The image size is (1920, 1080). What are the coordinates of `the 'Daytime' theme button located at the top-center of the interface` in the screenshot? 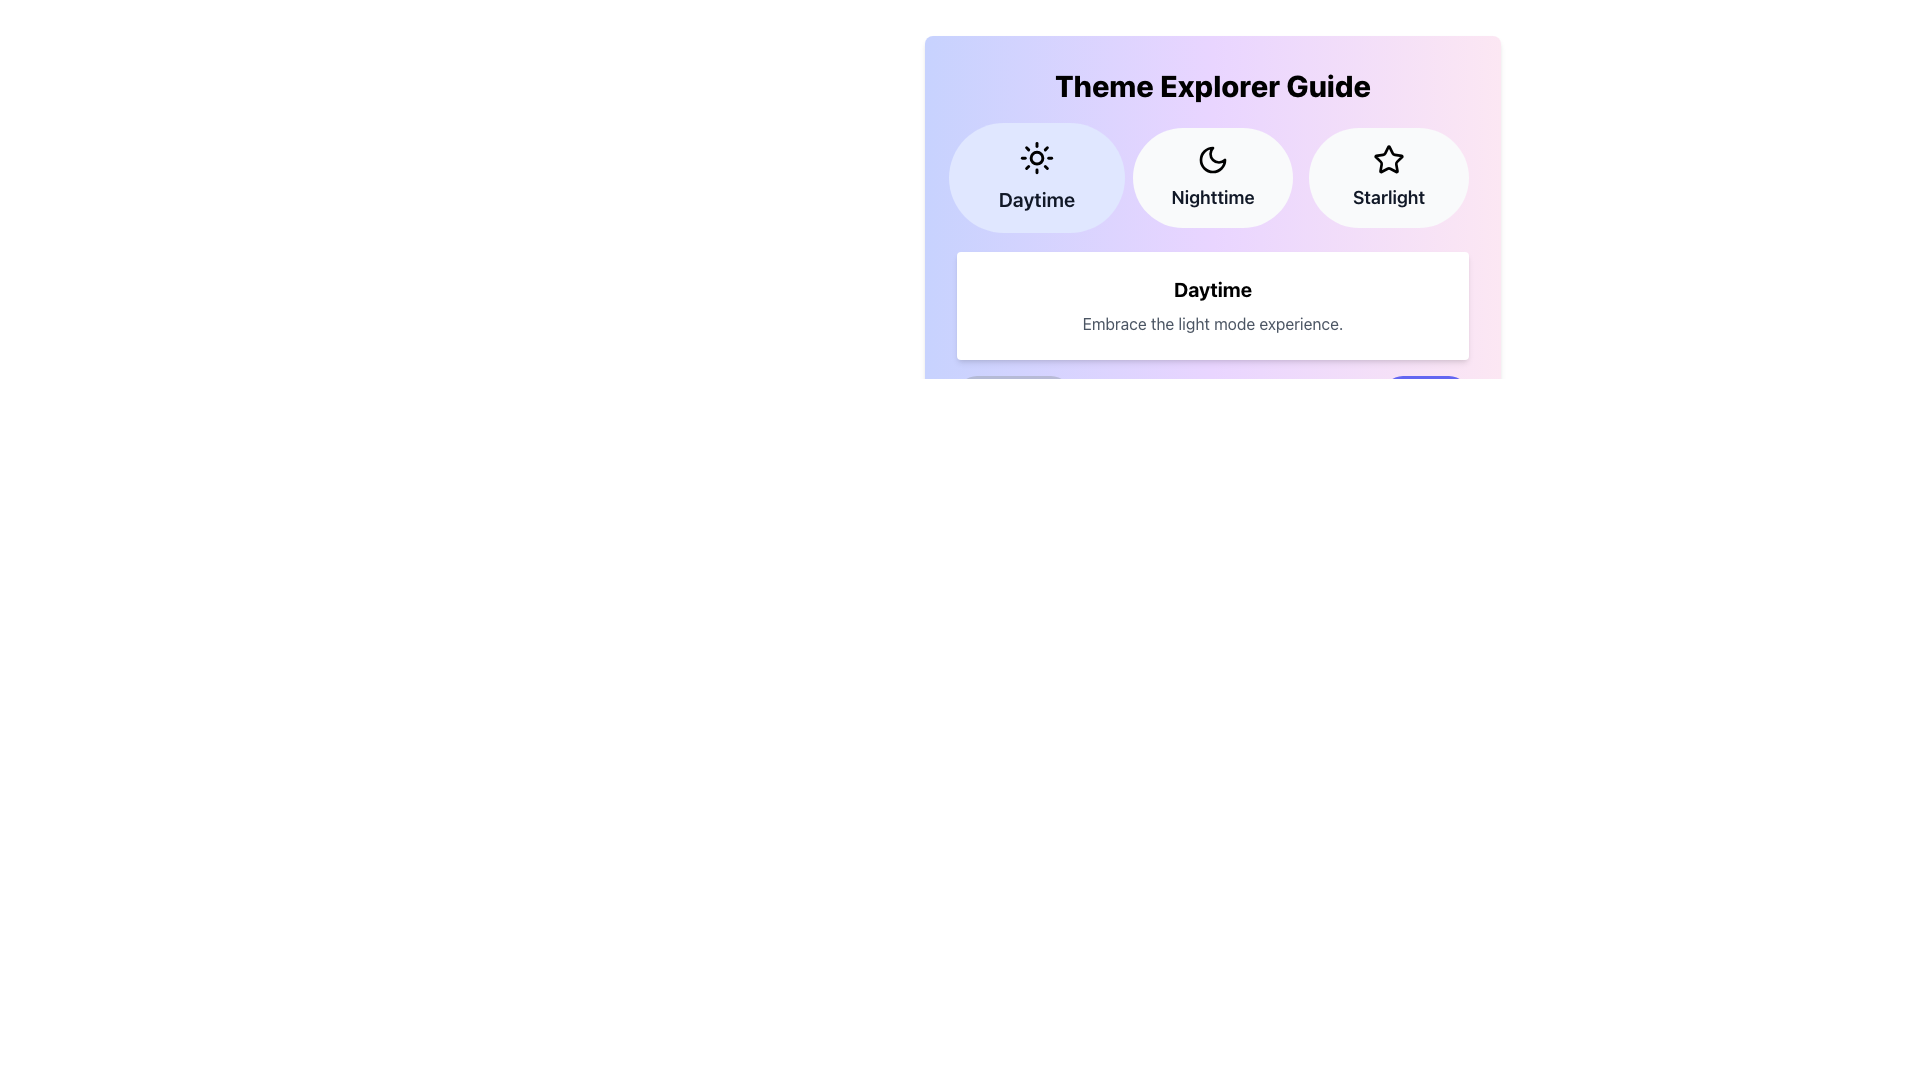 It's located at (1036, 176).